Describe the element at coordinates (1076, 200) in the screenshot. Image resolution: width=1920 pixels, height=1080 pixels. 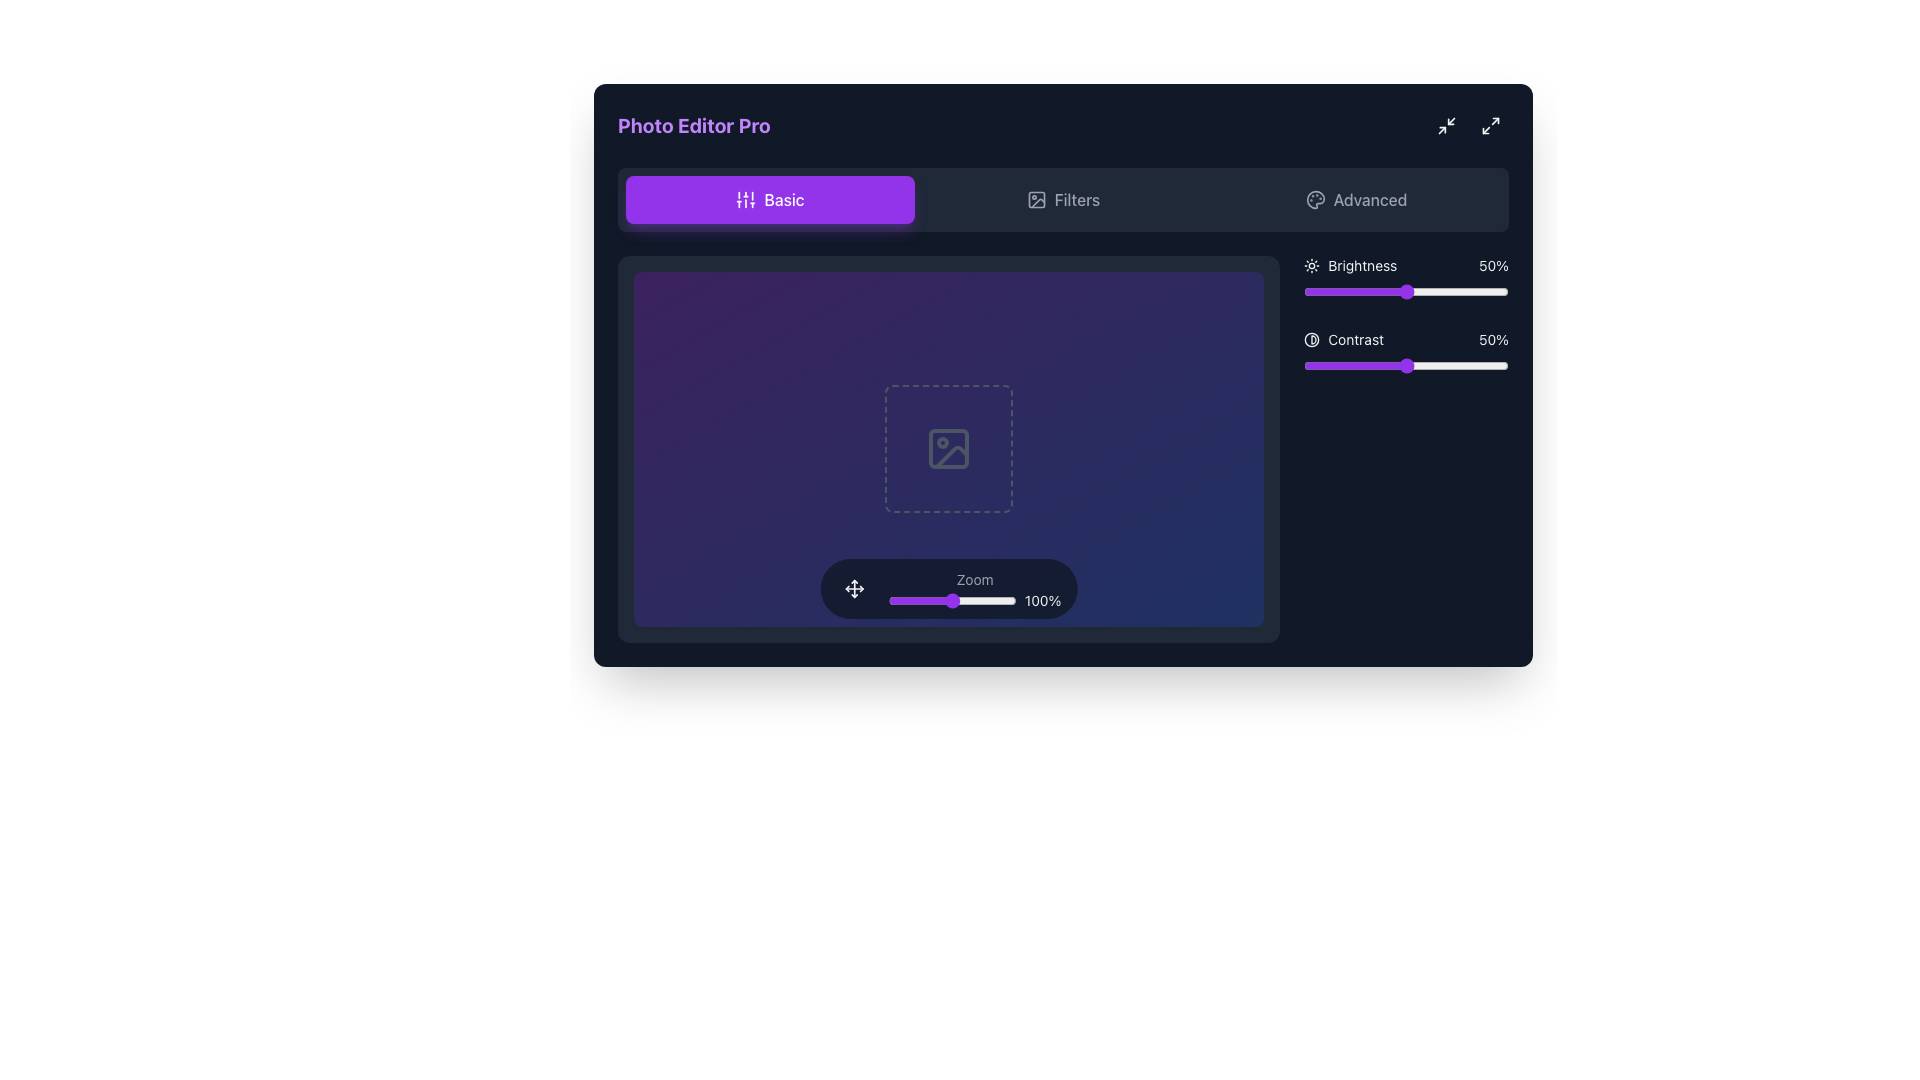
I see `the 'Filters' text label within the button in the top navigation bar` at that location.